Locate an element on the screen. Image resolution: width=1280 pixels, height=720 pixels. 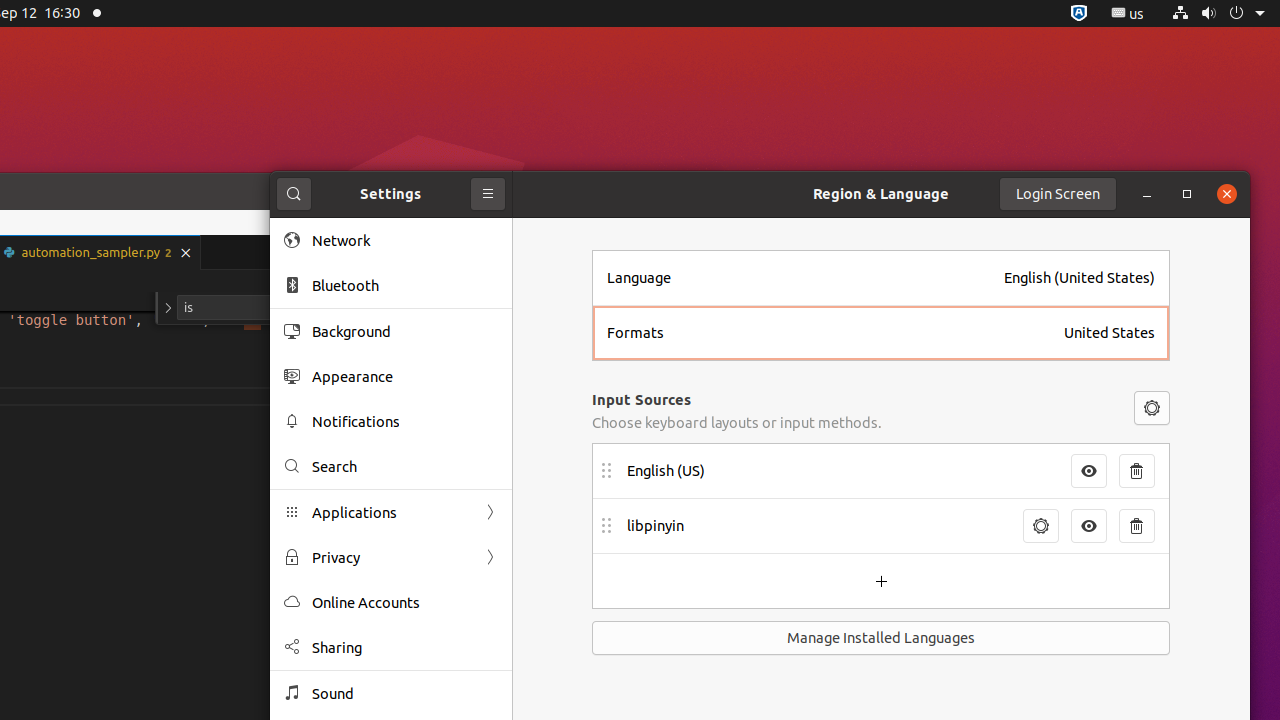
'Minimize' is located at coordinates (1147, 193).